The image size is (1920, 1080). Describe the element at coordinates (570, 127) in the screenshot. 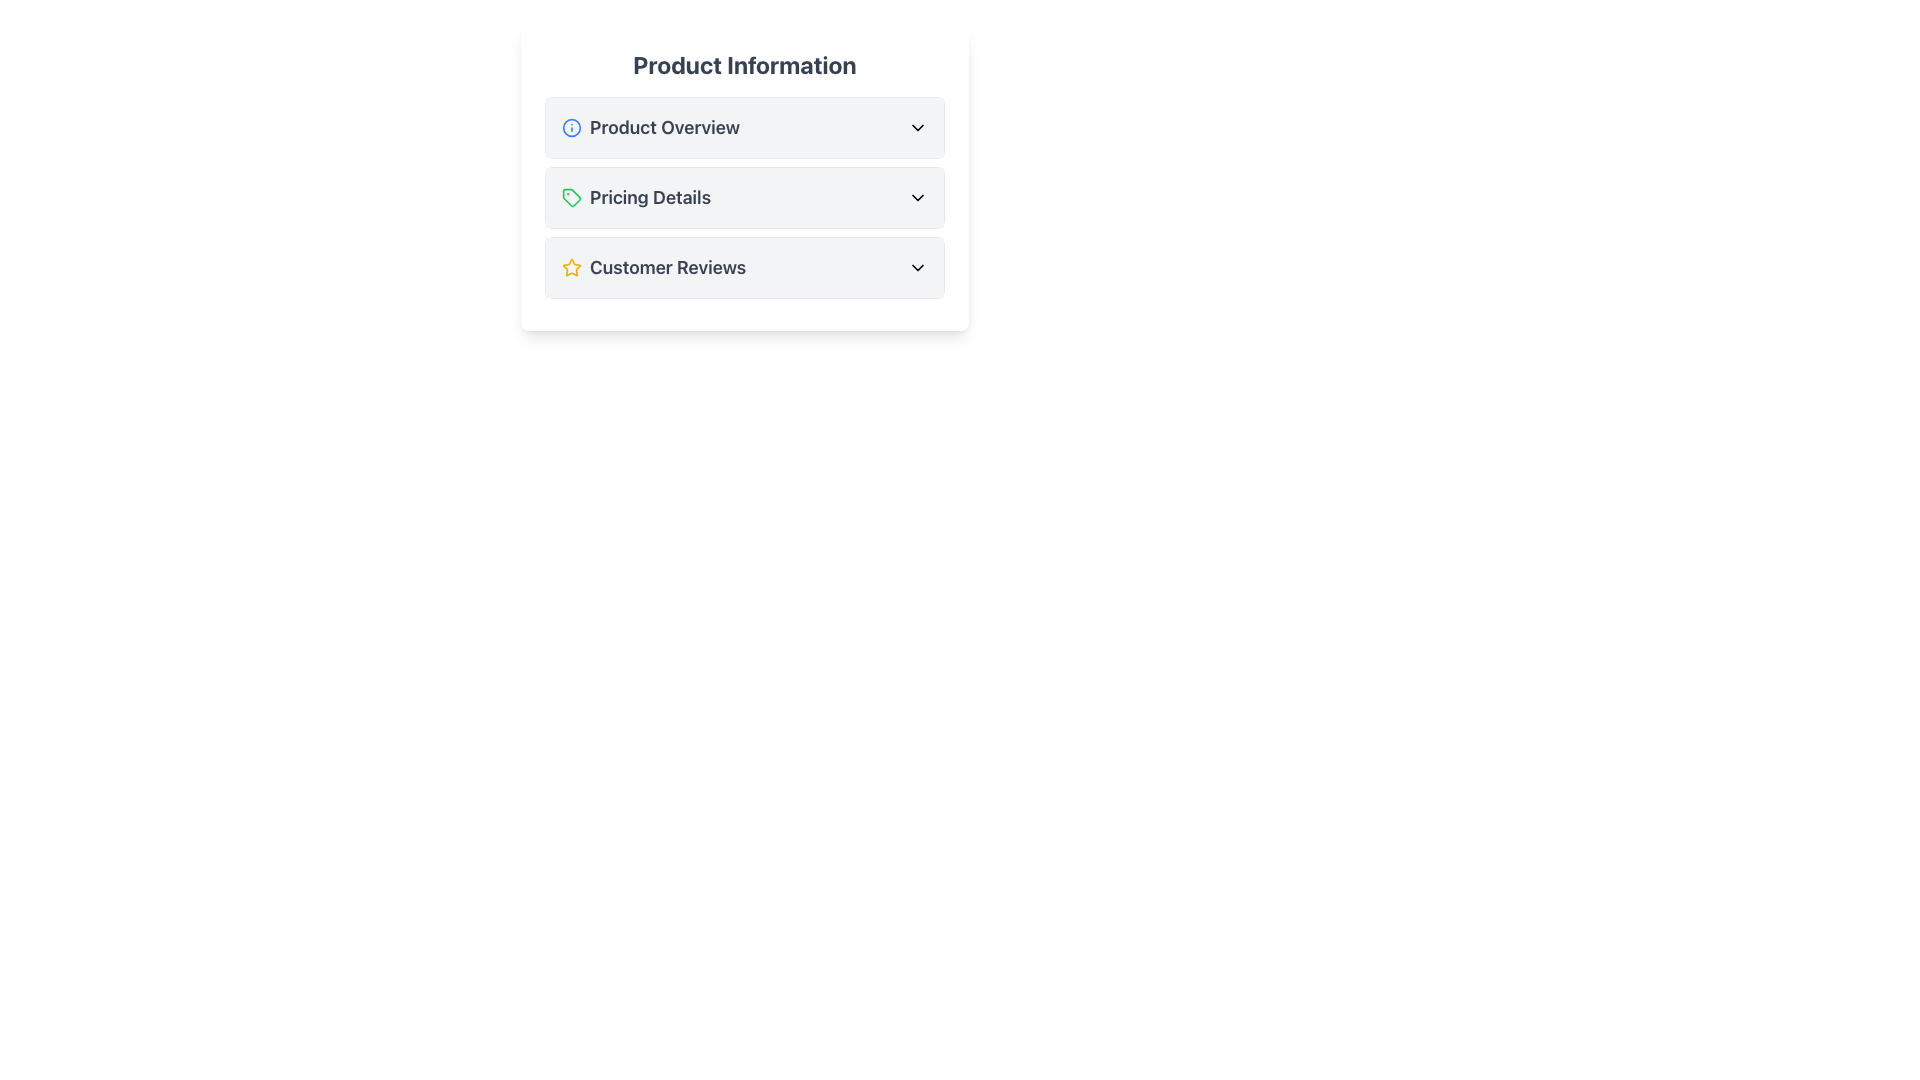

I see `the icon located to the left of the 'Product Overview' text` at that location.